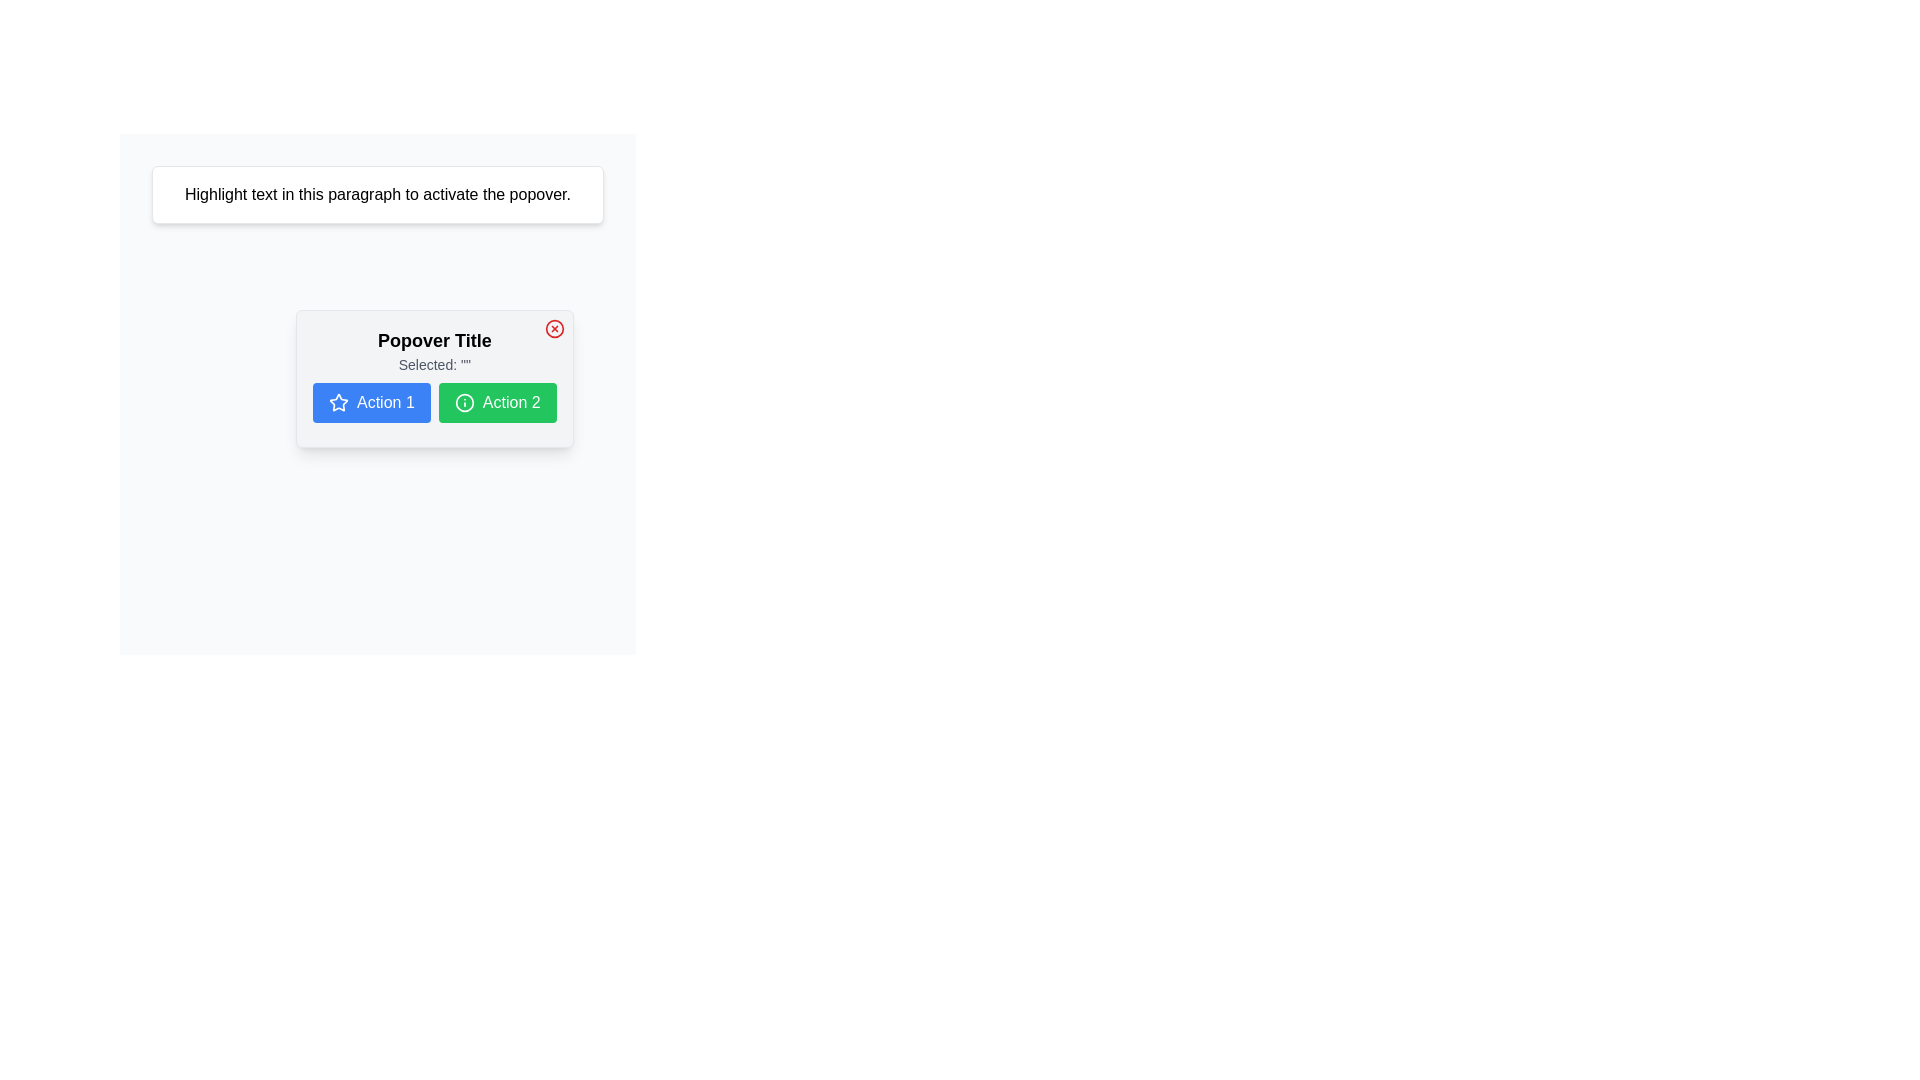 This screenshot has width=1920, height=1080. I want to click on the first button labeled 'Action 1' with a blue background, so click(433, 402).